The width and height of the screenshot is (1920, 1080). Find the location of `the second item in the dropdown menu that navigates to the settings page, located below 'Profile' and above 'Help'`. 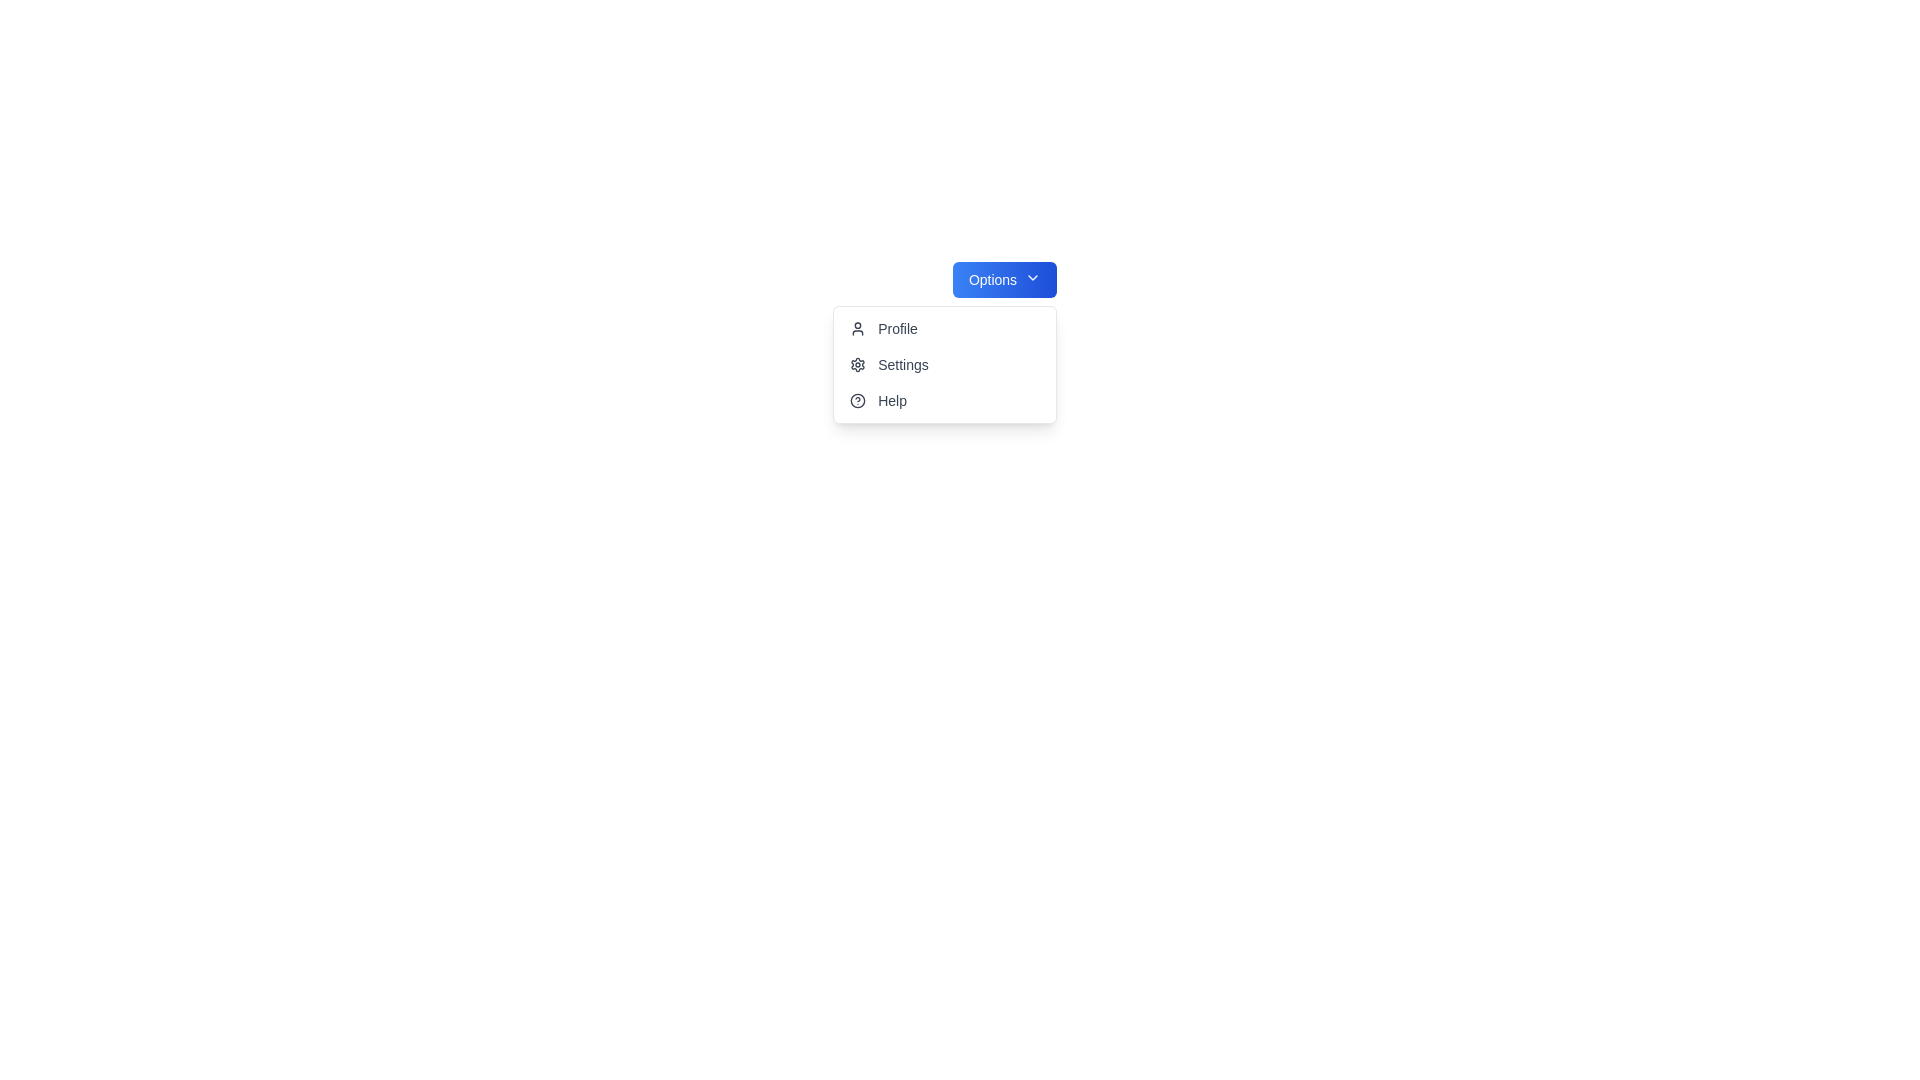

the second item in the dropdown menu that navigates to the settings page, located below 'Profile' and above 'Help' is located at coordinates (944, 365).